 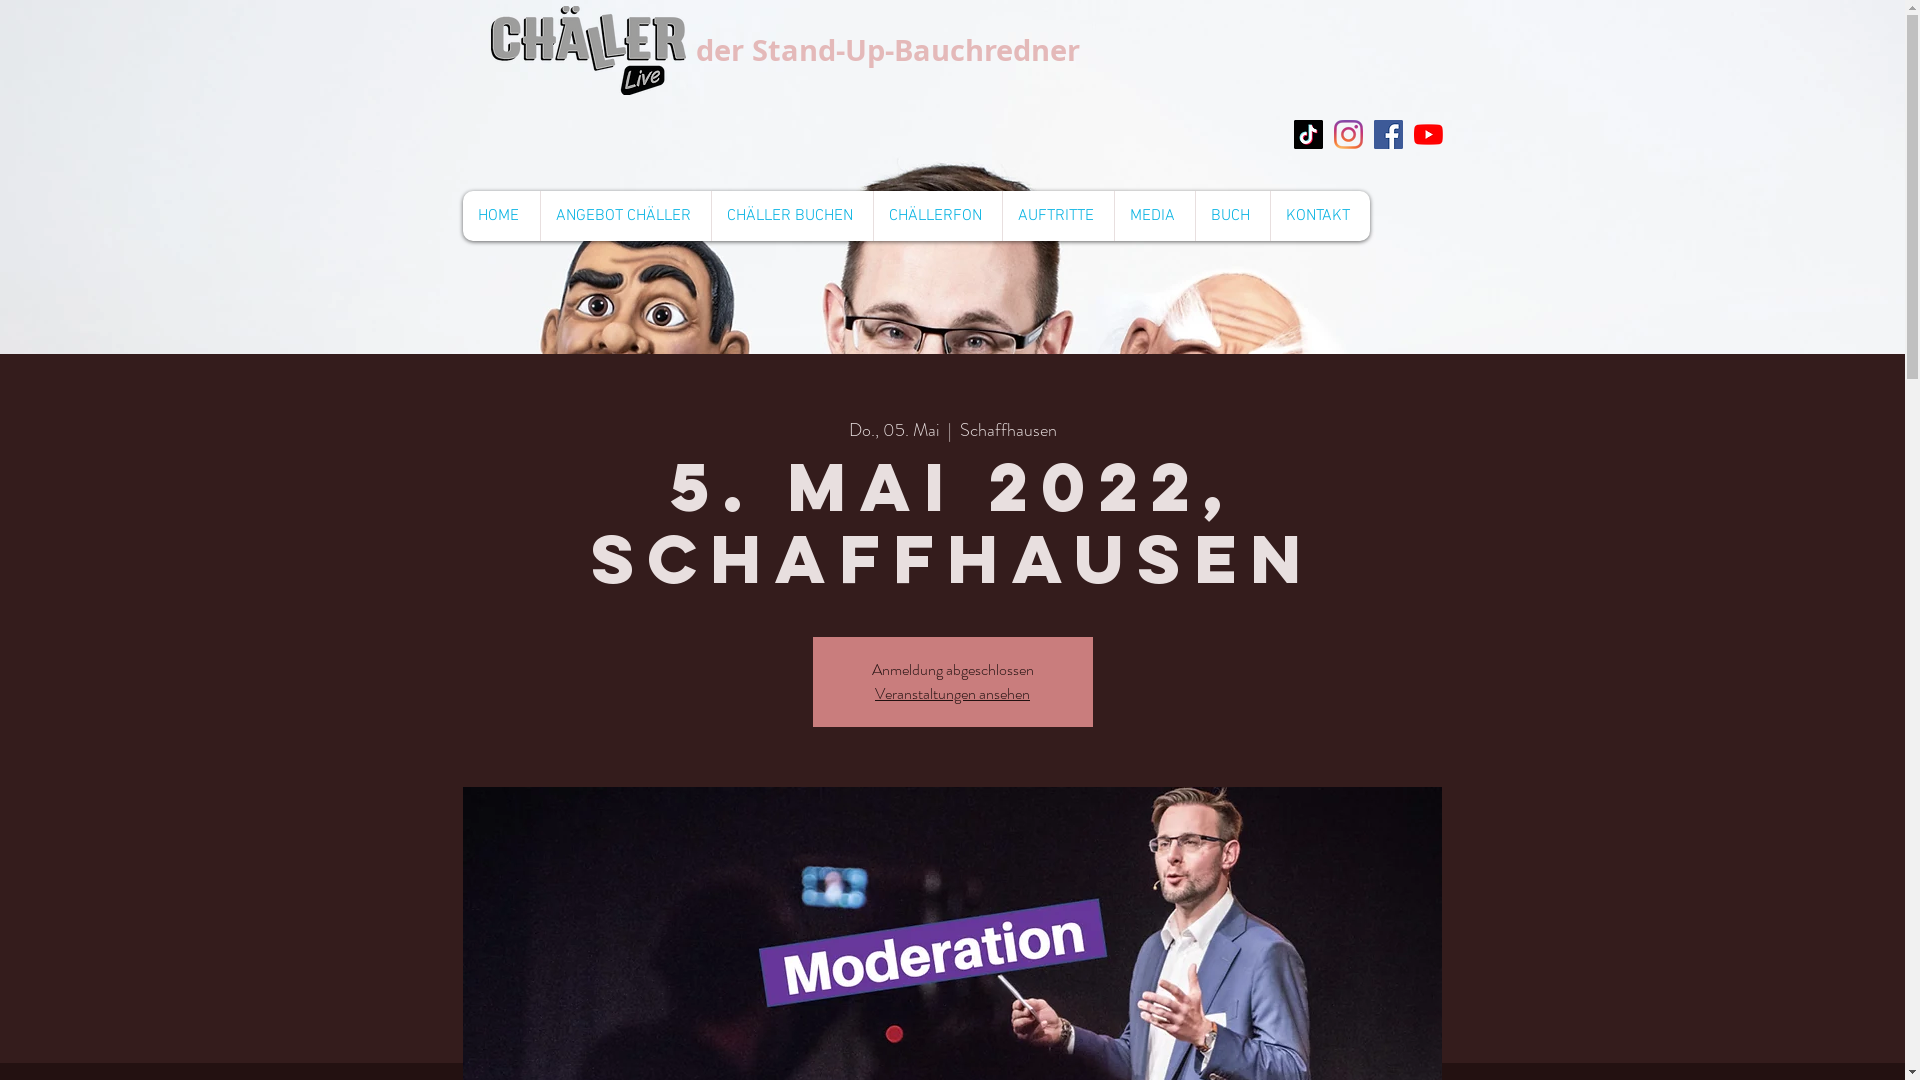 I want to click on 'BUCH', so click(x=1194, y=216).